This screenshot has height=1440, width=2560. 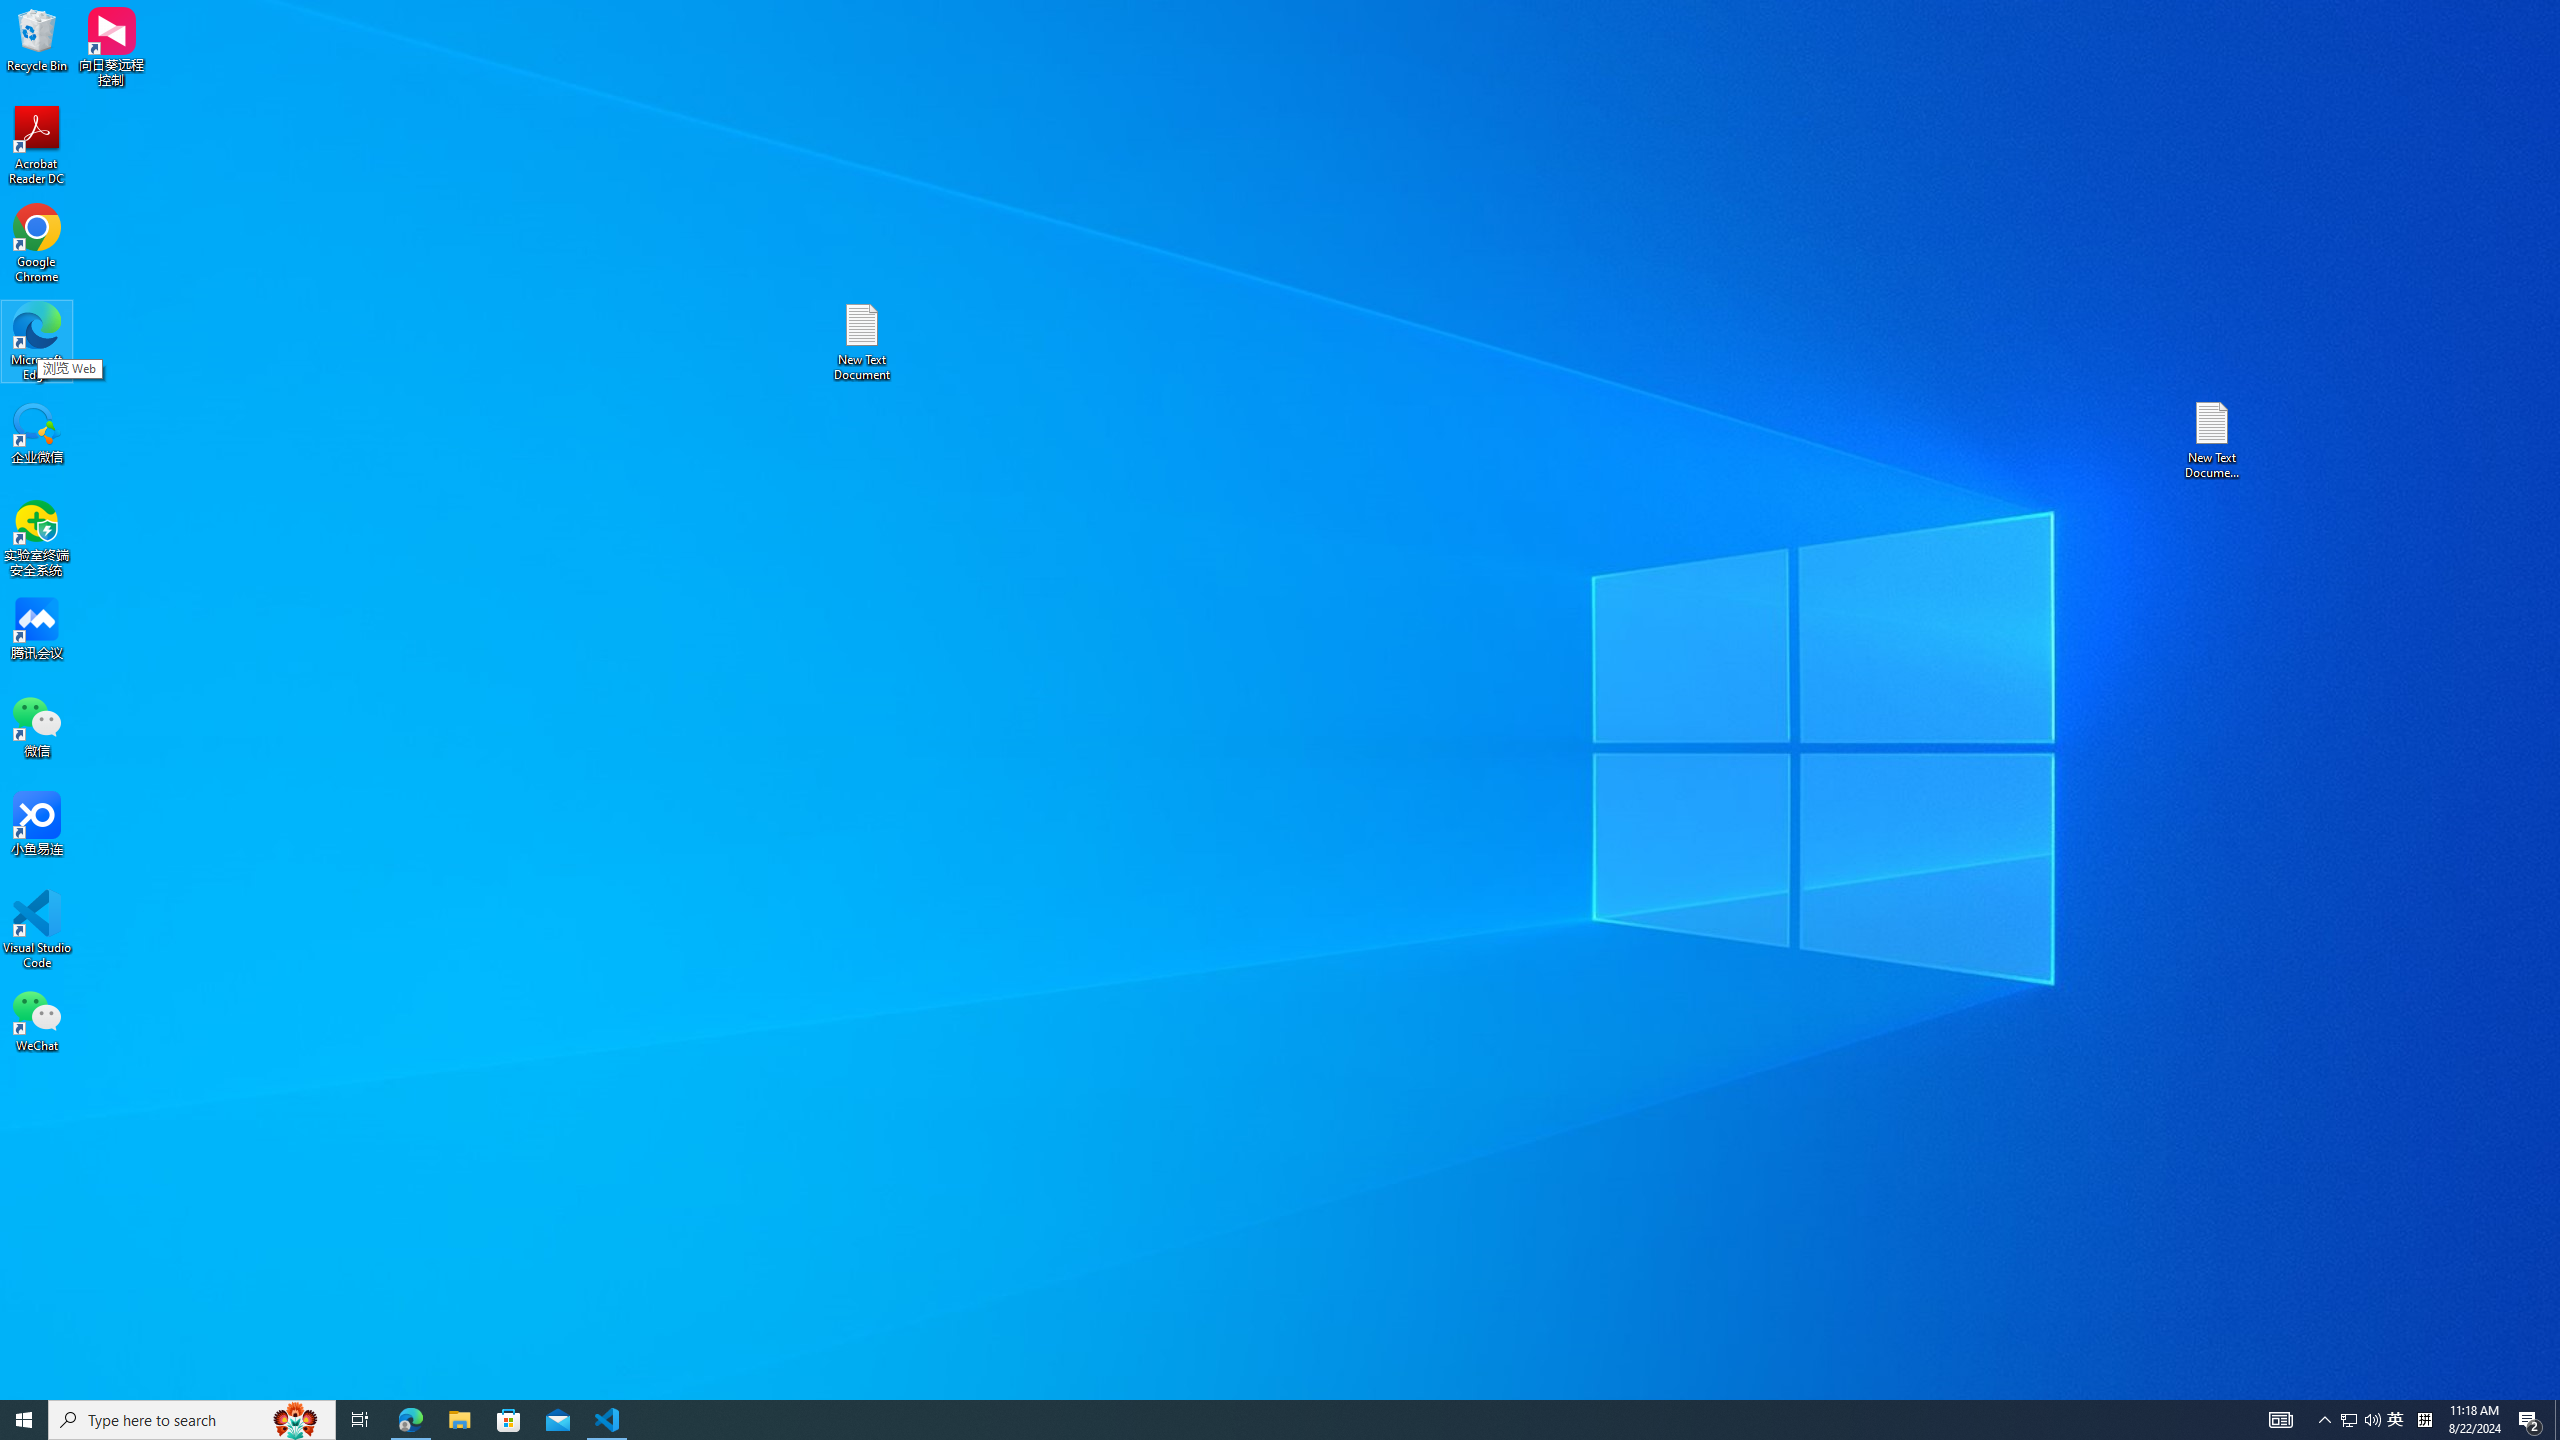 What do you see at coordinates (294, 1418) in the screenshot?
I see `'Search highlights icon opens search home window'` at bounding box center [294, 1418].